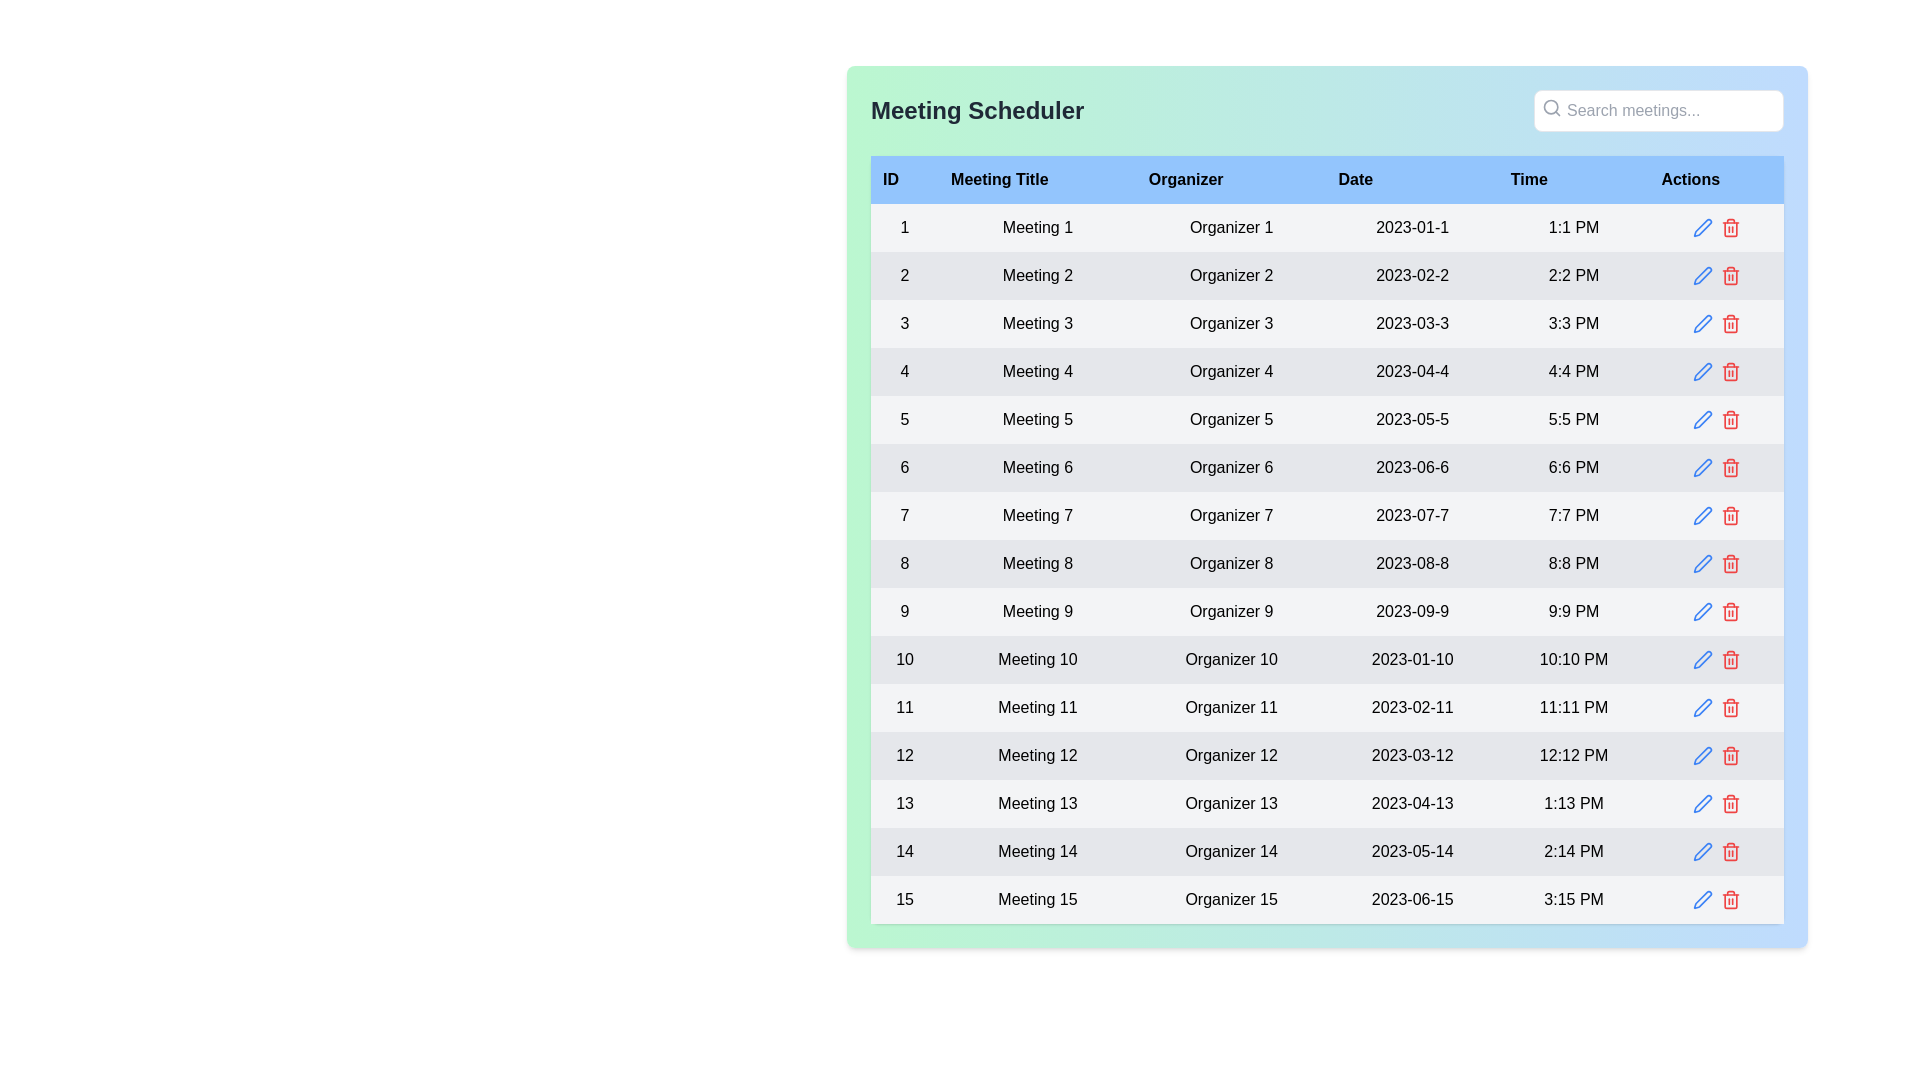 This screenshot has width=1920, height=1080. Describe the element at coordinates (1411, 515) in the screenshot. I see `the static text display showing the date '2023-07-7' located in the 'Date' column of the seventh row in the 'Meeting Scheduler' data grid` at that location.